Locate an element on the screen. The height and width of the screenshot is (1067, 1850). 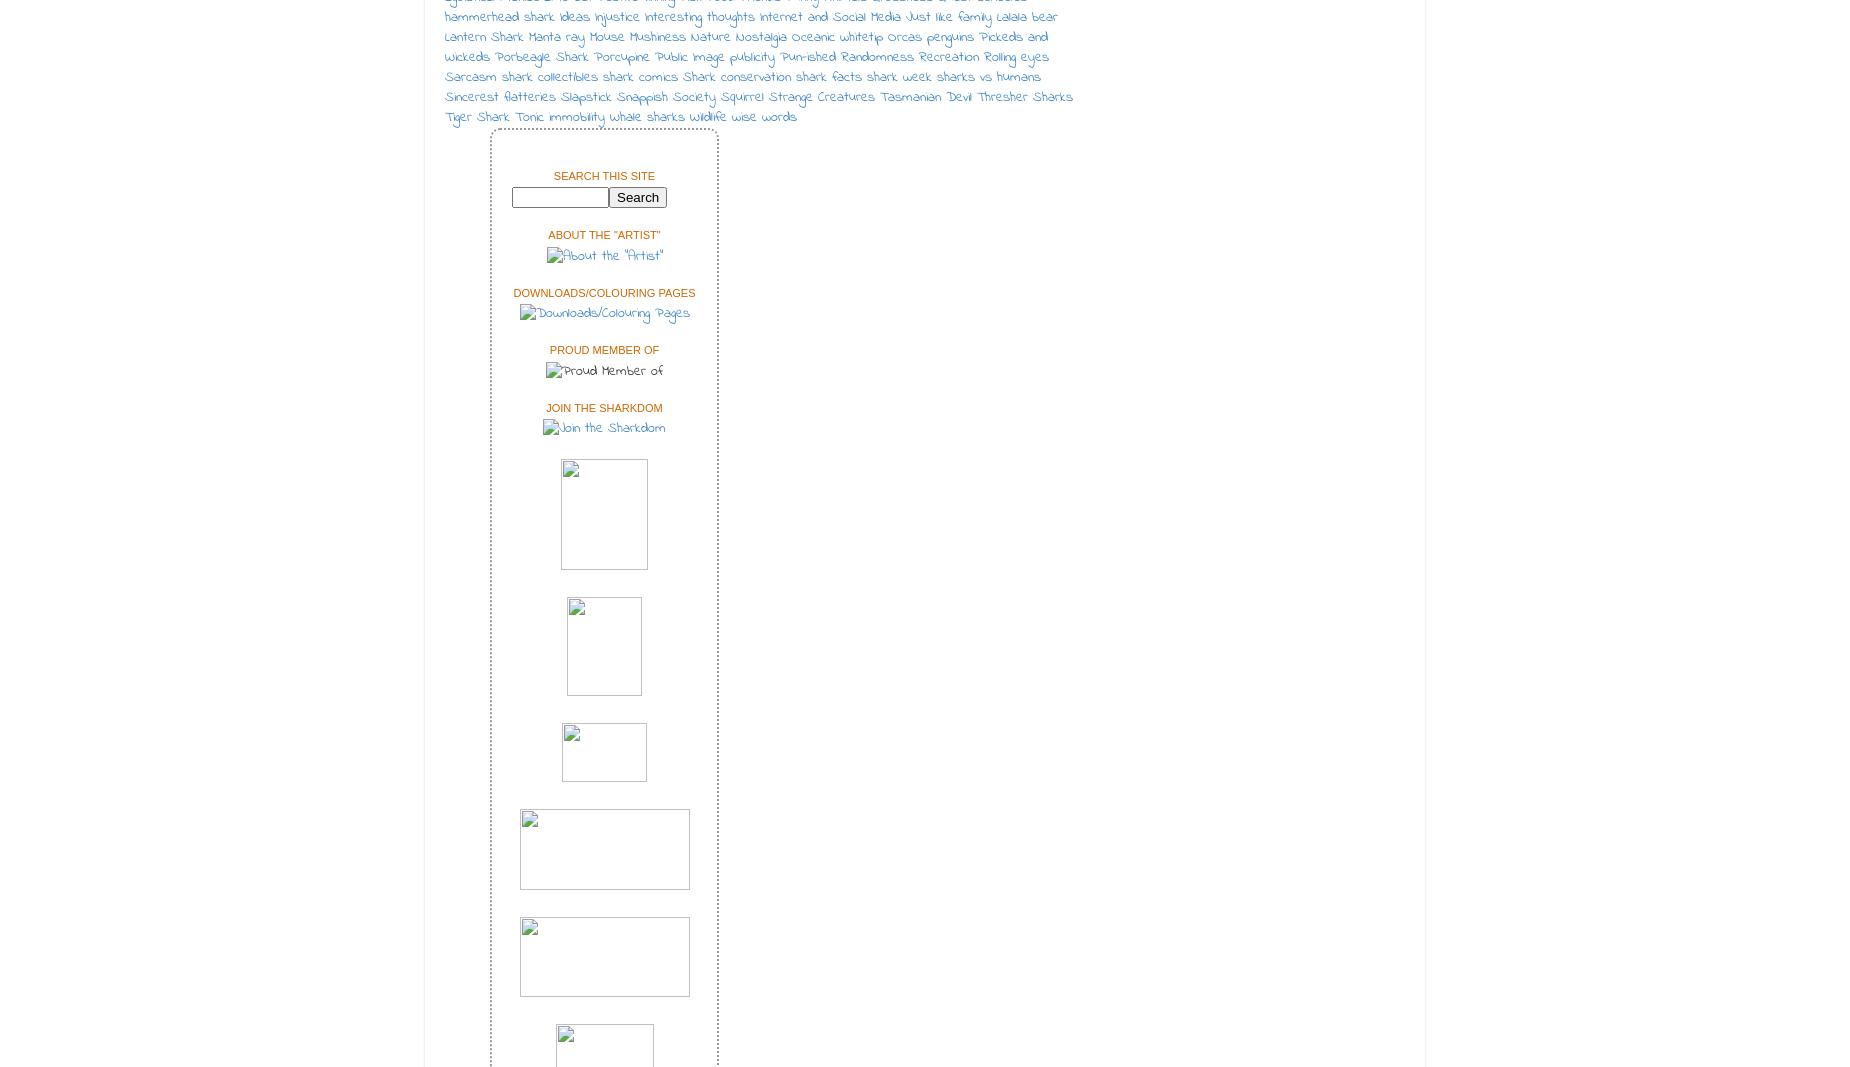
'Join the Sharkdom' is located at coordinates (604, 405).